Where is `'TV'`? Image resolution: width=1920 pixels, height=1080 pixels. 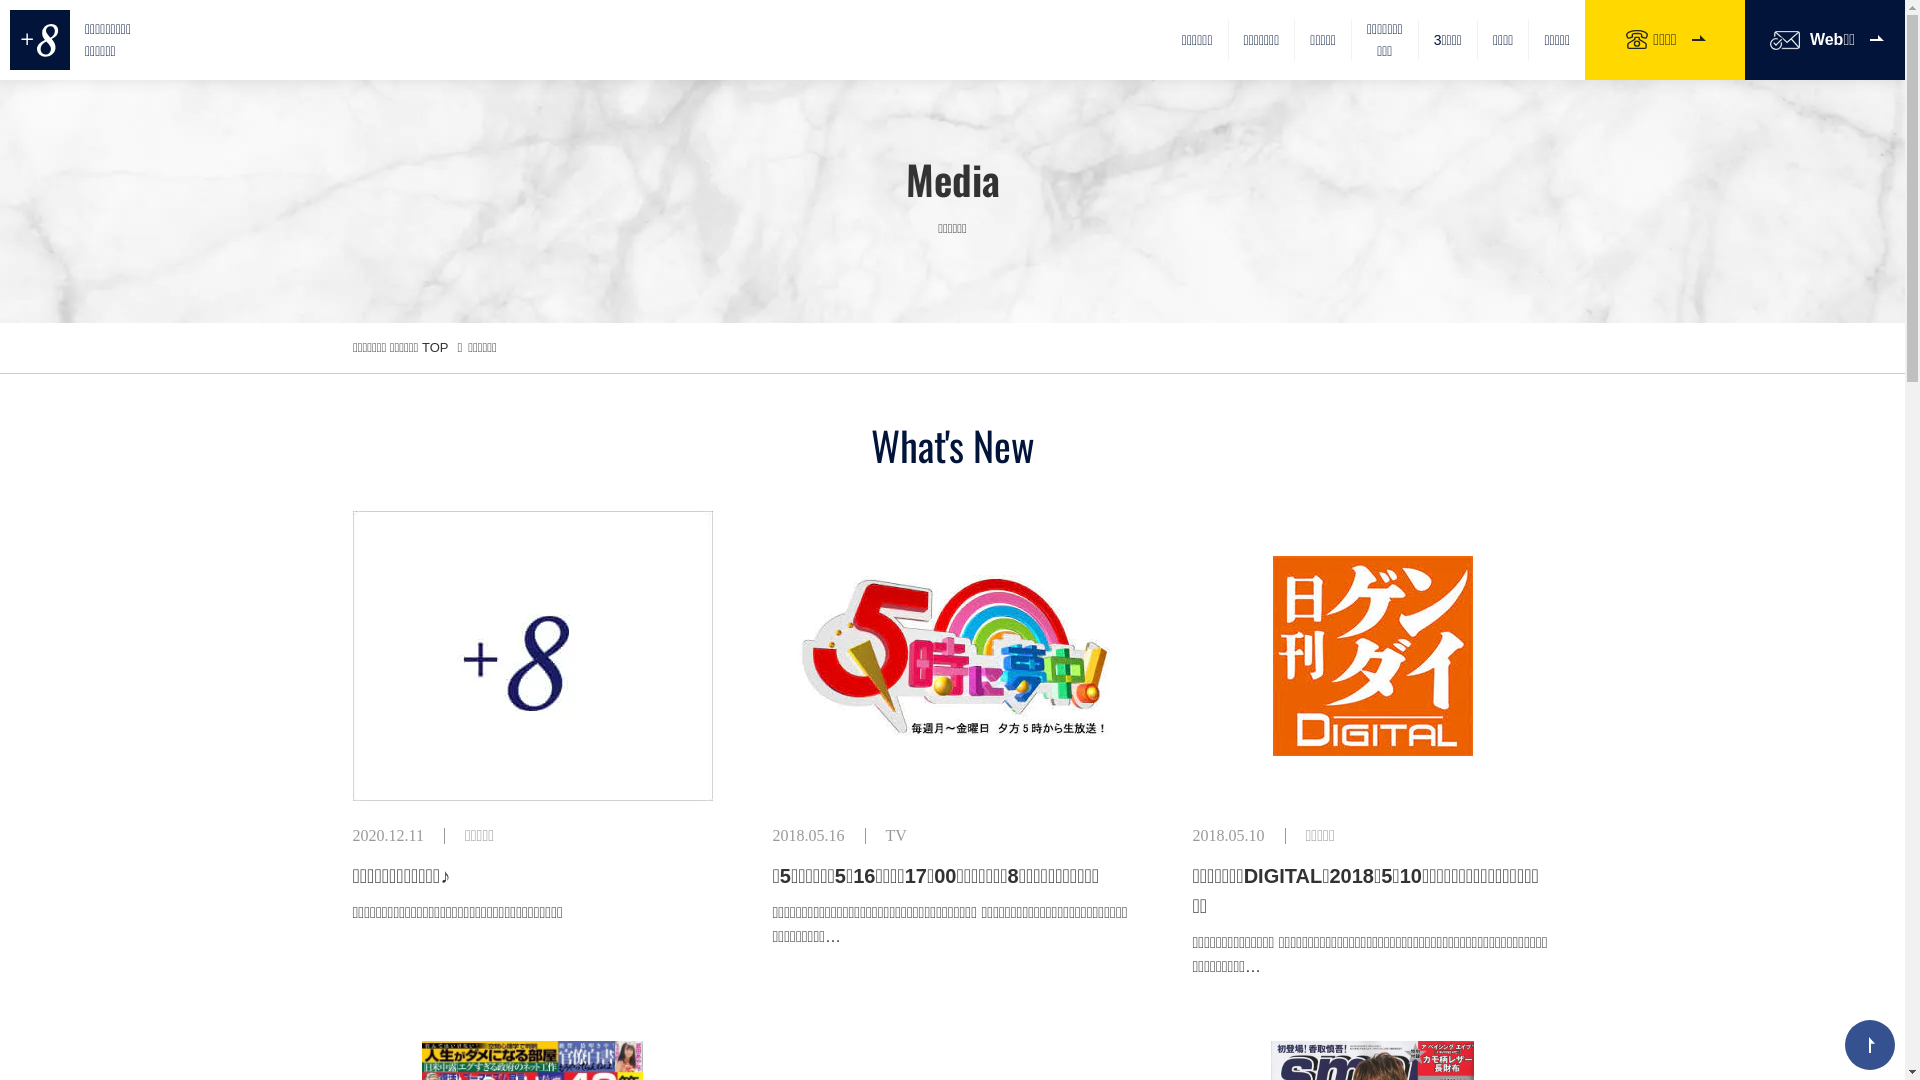 'TV' is located at coordinates (885, 835).